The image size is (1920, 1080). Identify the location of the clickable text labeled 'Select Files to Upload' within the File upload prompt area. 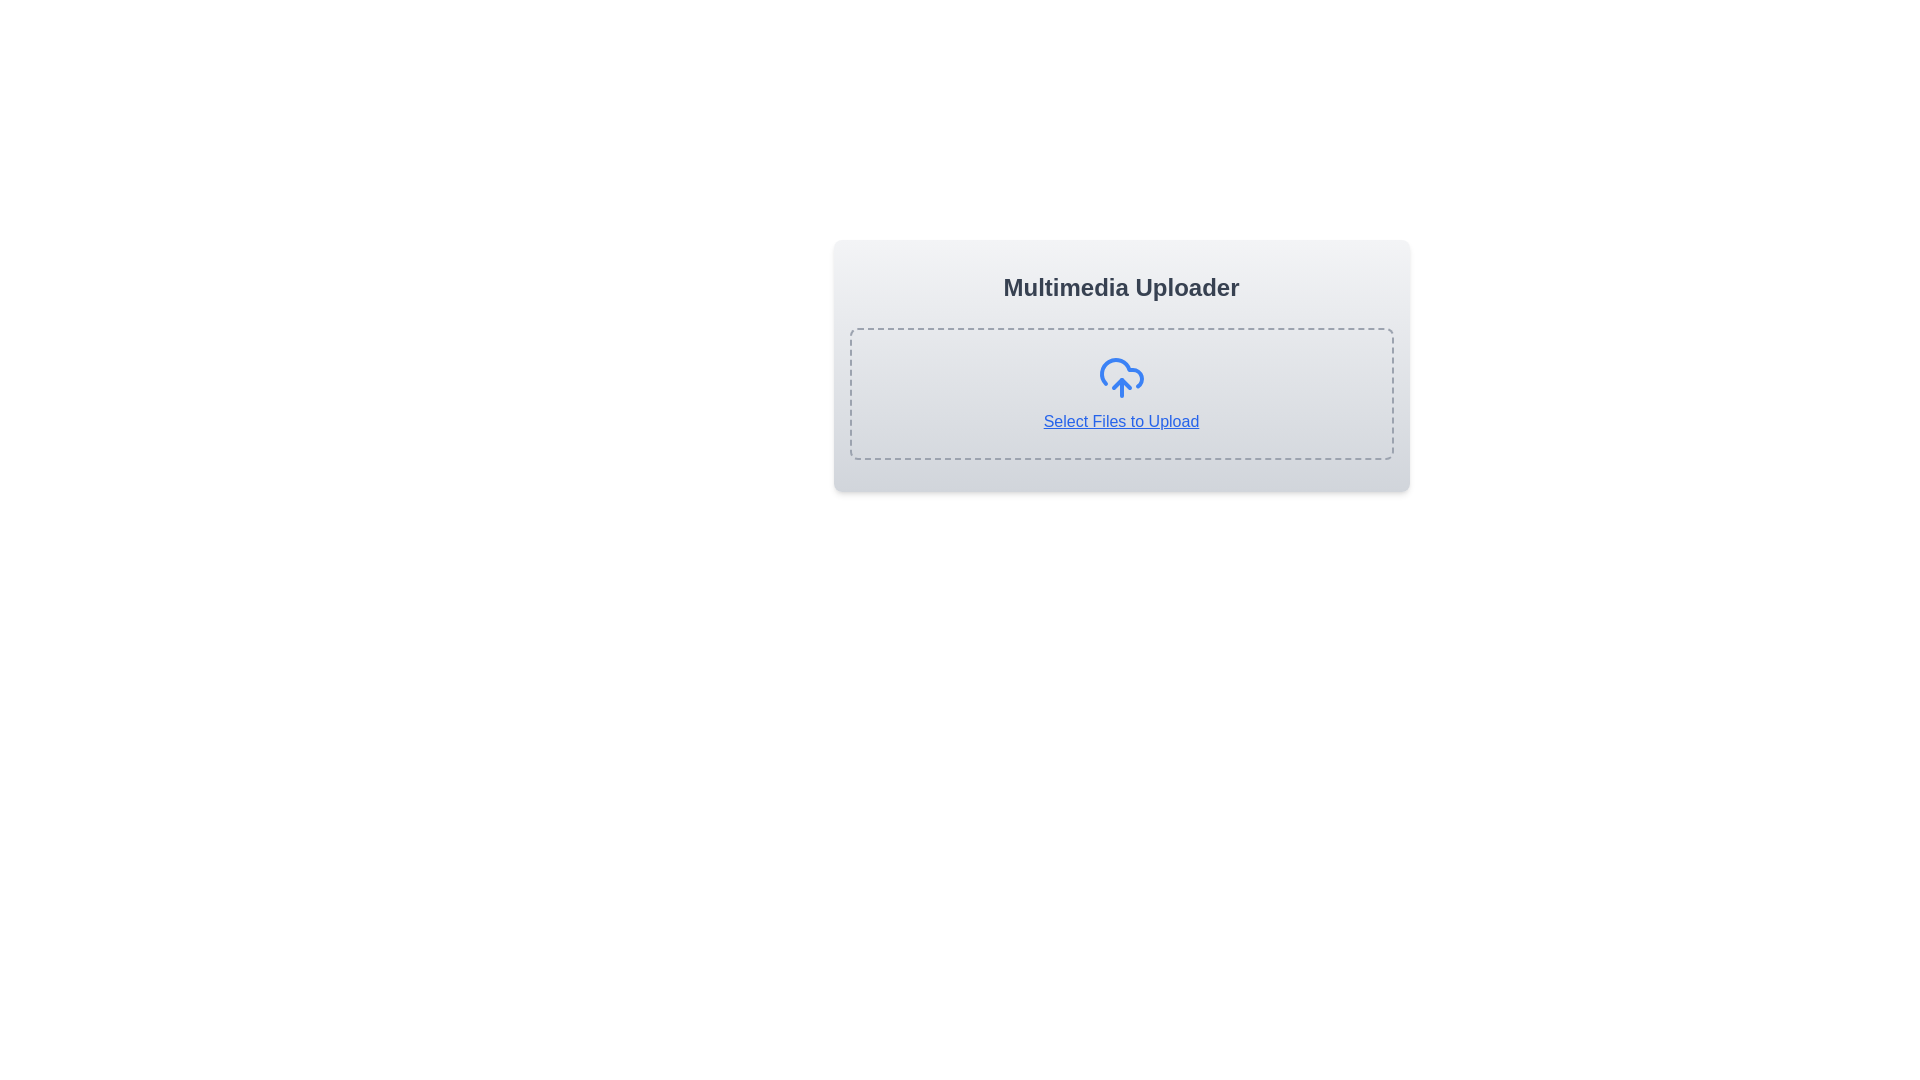
(1121, 393).